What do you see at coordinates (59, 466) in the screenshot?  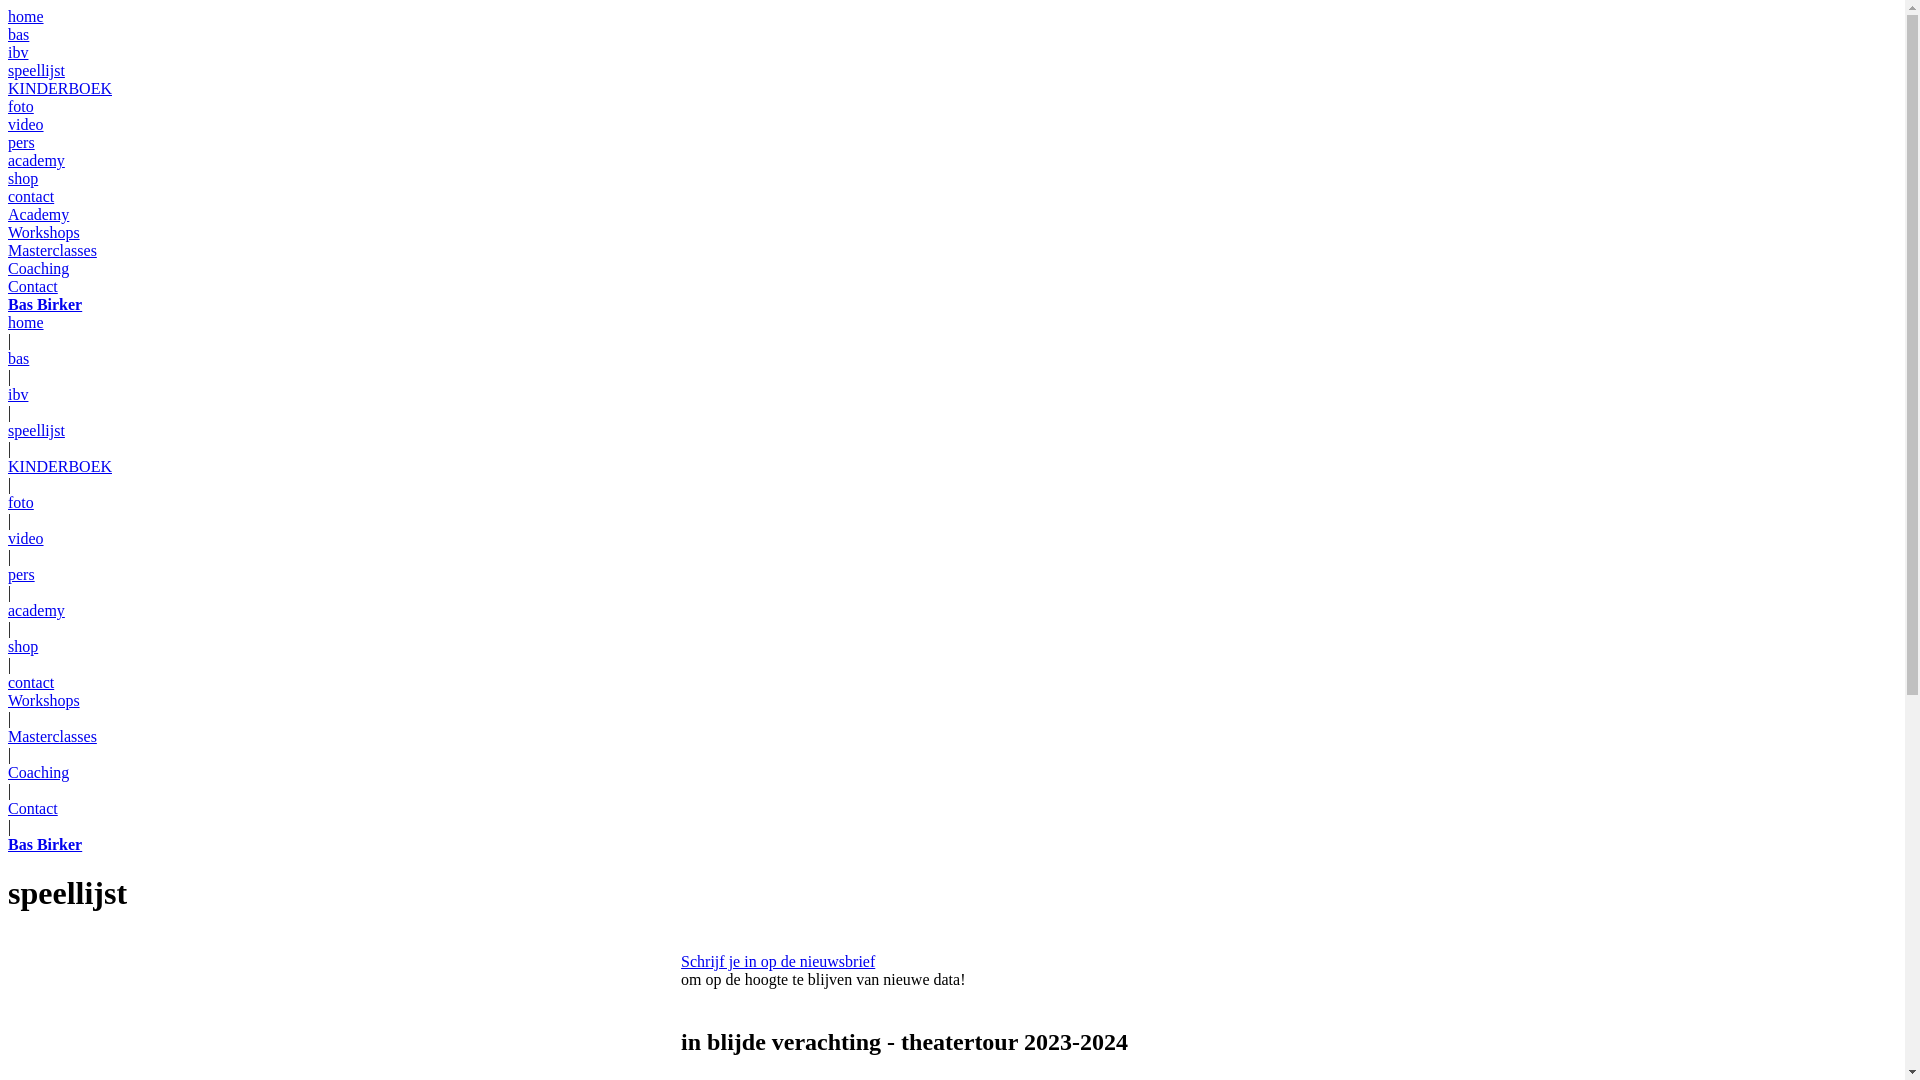 I see `'KINDERBOEK'` at bounding box center [59, 466].